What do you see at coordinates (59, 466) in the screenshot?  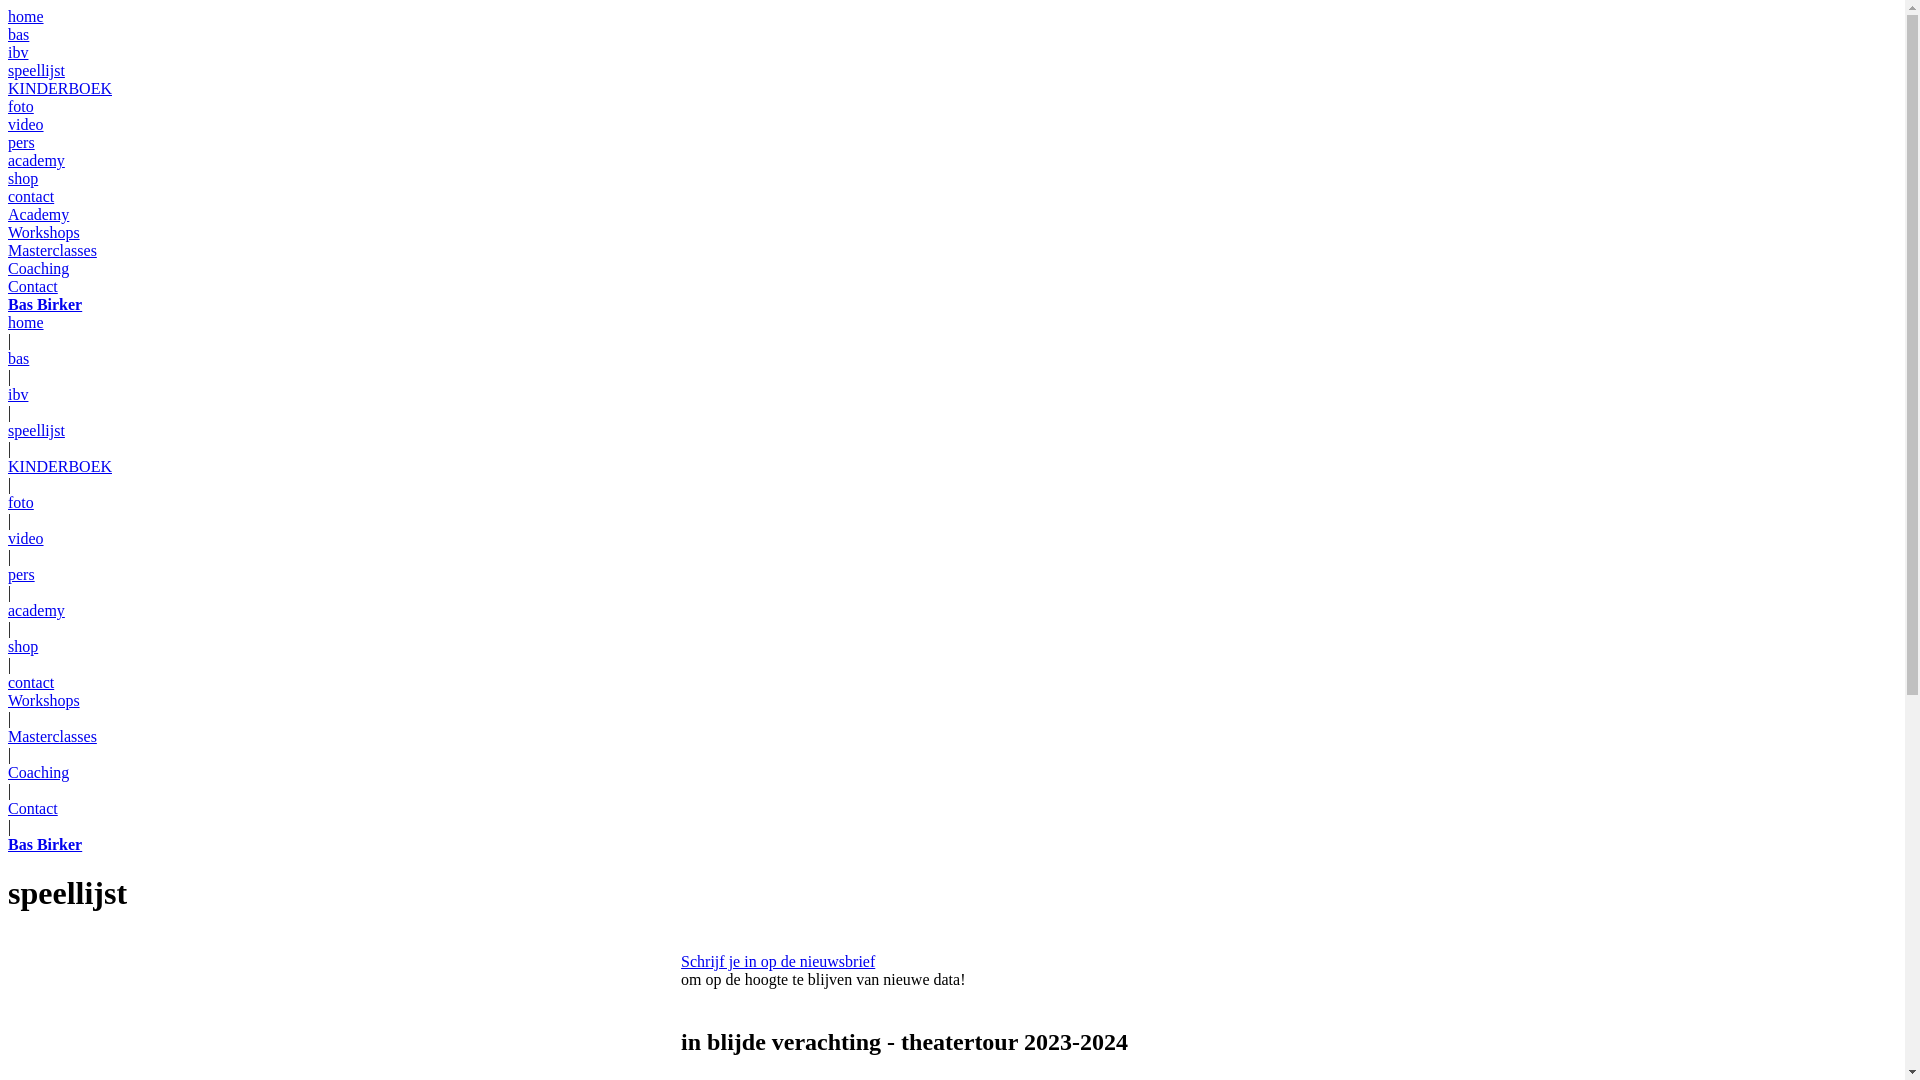 I see `'KINDERBOEK'` at bounding box center [59, 466].